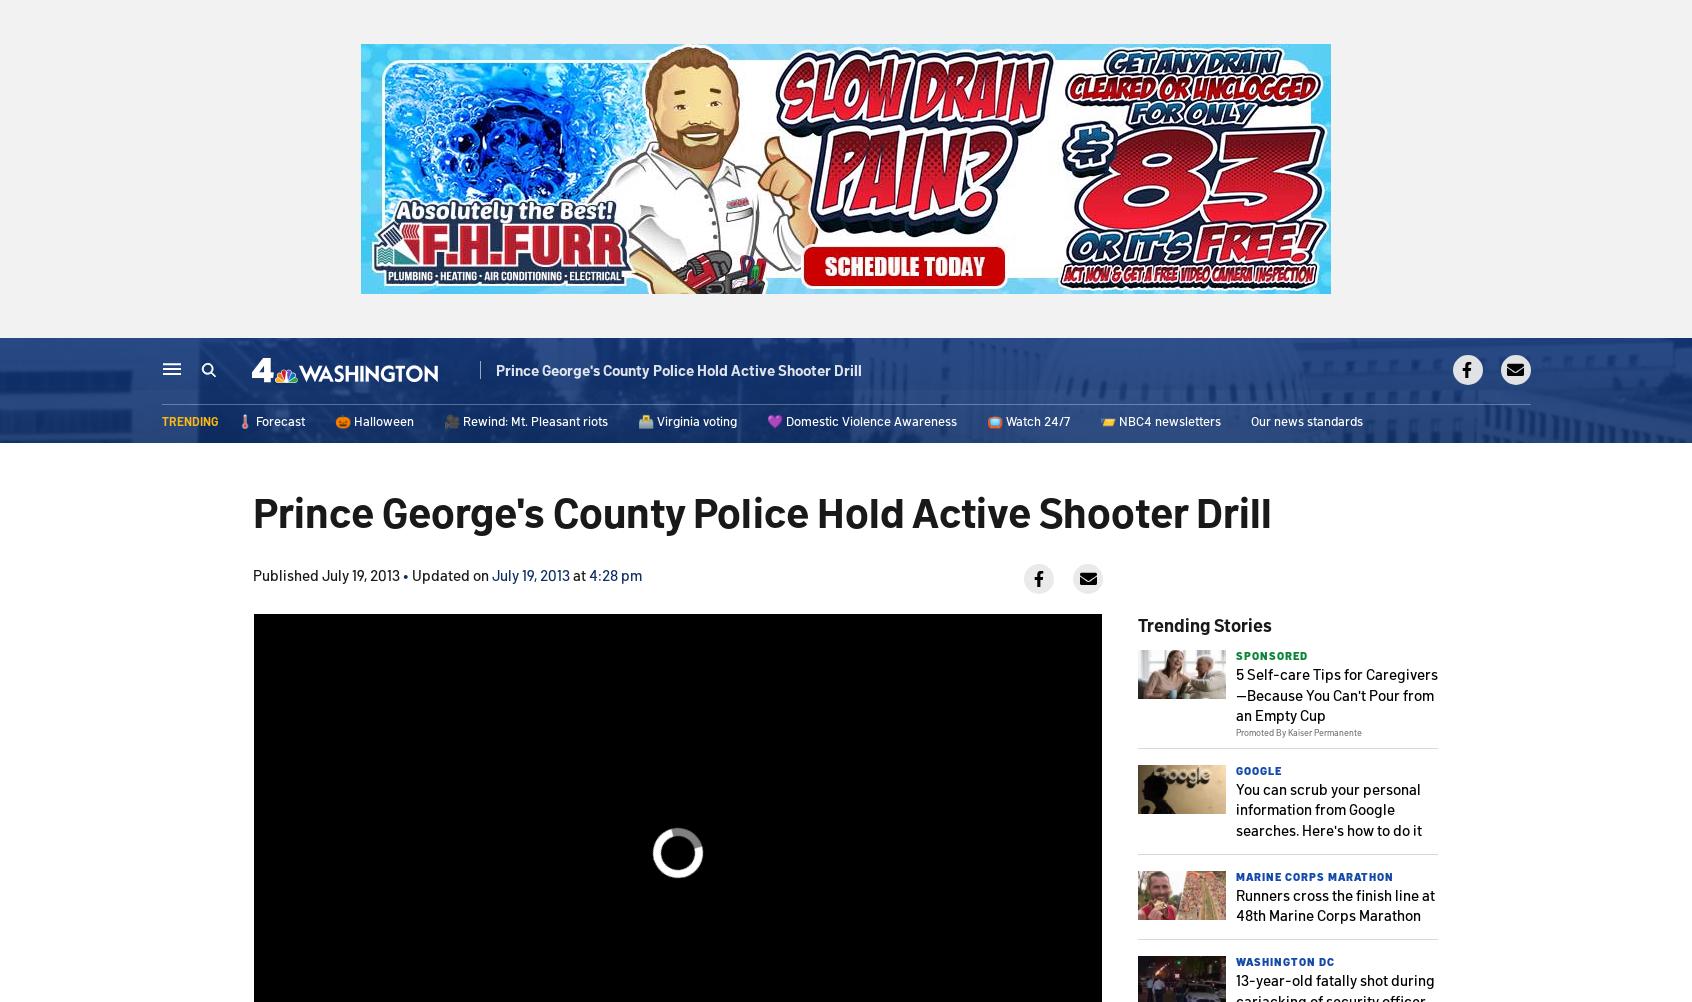 The image size is (1692, 1002). Describe the element at coordinates (781, 372) in the screenshot. I see `'The Scene'` at that location.